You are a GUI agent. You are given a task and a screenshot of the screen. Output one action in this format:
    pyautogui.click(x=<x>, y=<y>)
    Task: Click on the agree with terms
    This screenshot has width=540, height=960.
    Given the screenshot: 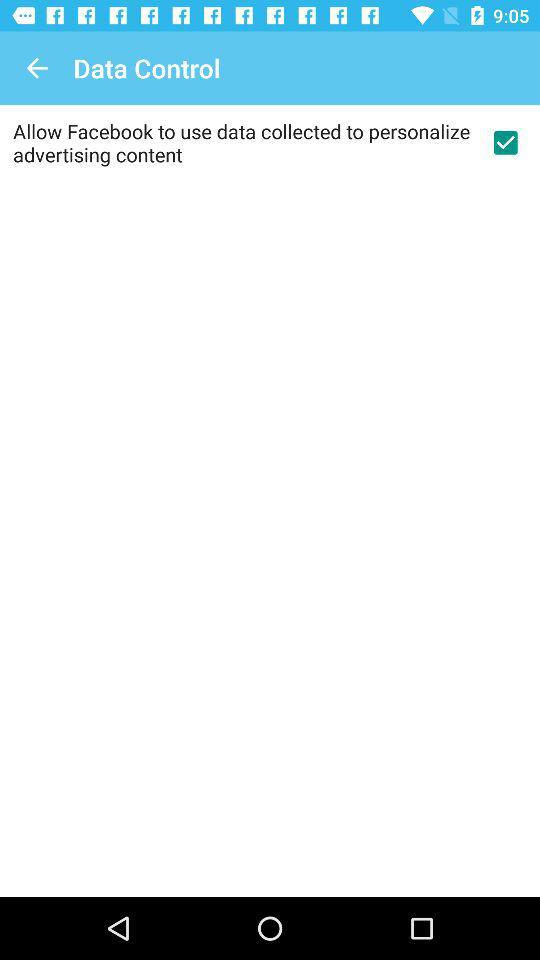 What is the action you would take?
    pyautogui.click(x=504, y=141)
    